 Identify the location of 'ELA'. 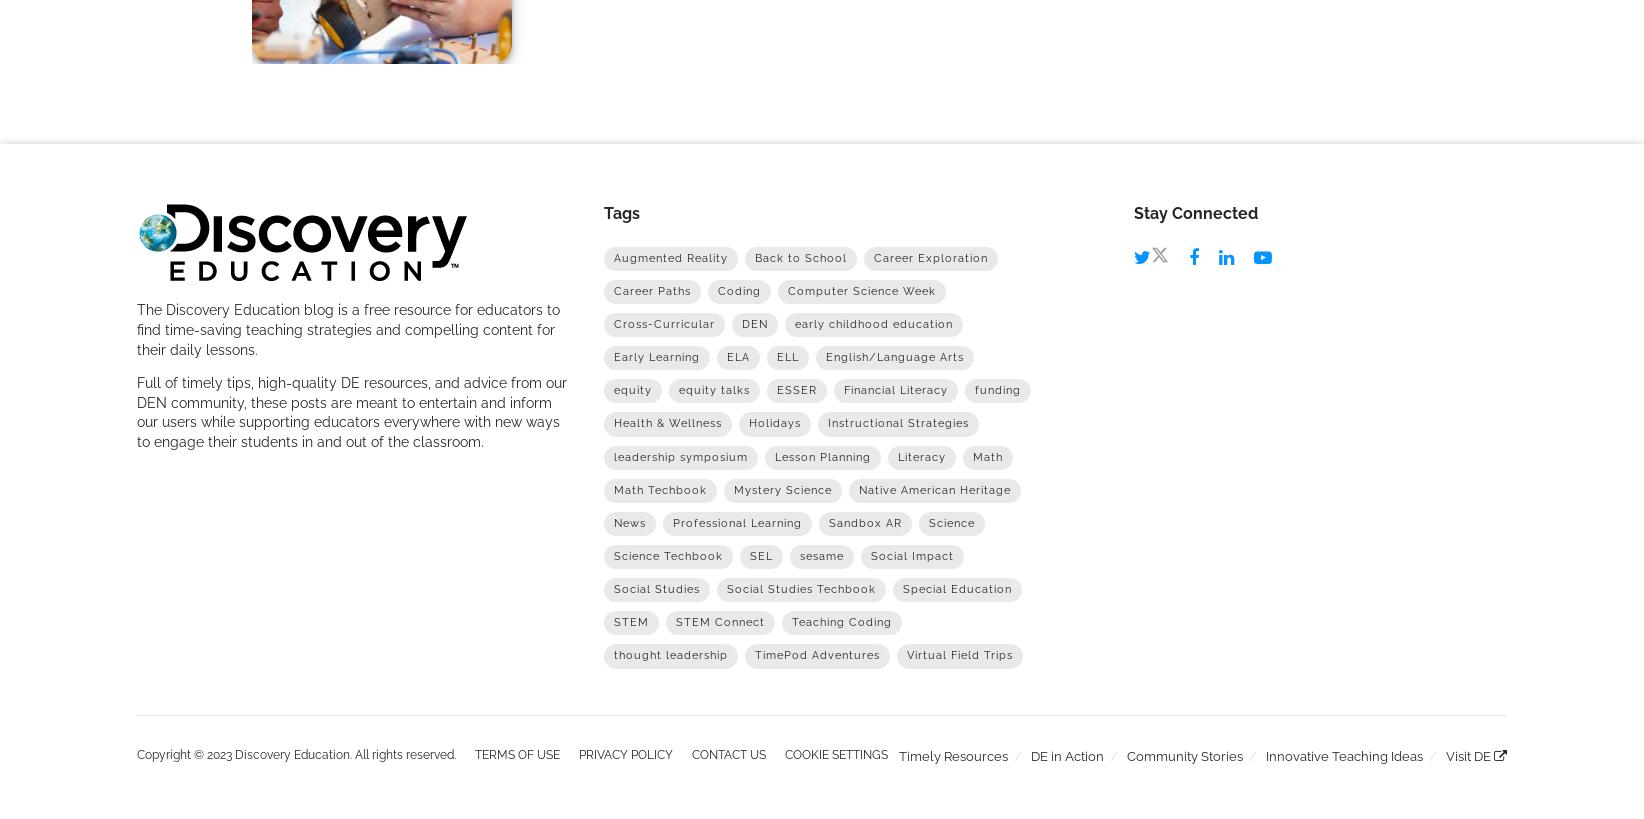
(736, 356).